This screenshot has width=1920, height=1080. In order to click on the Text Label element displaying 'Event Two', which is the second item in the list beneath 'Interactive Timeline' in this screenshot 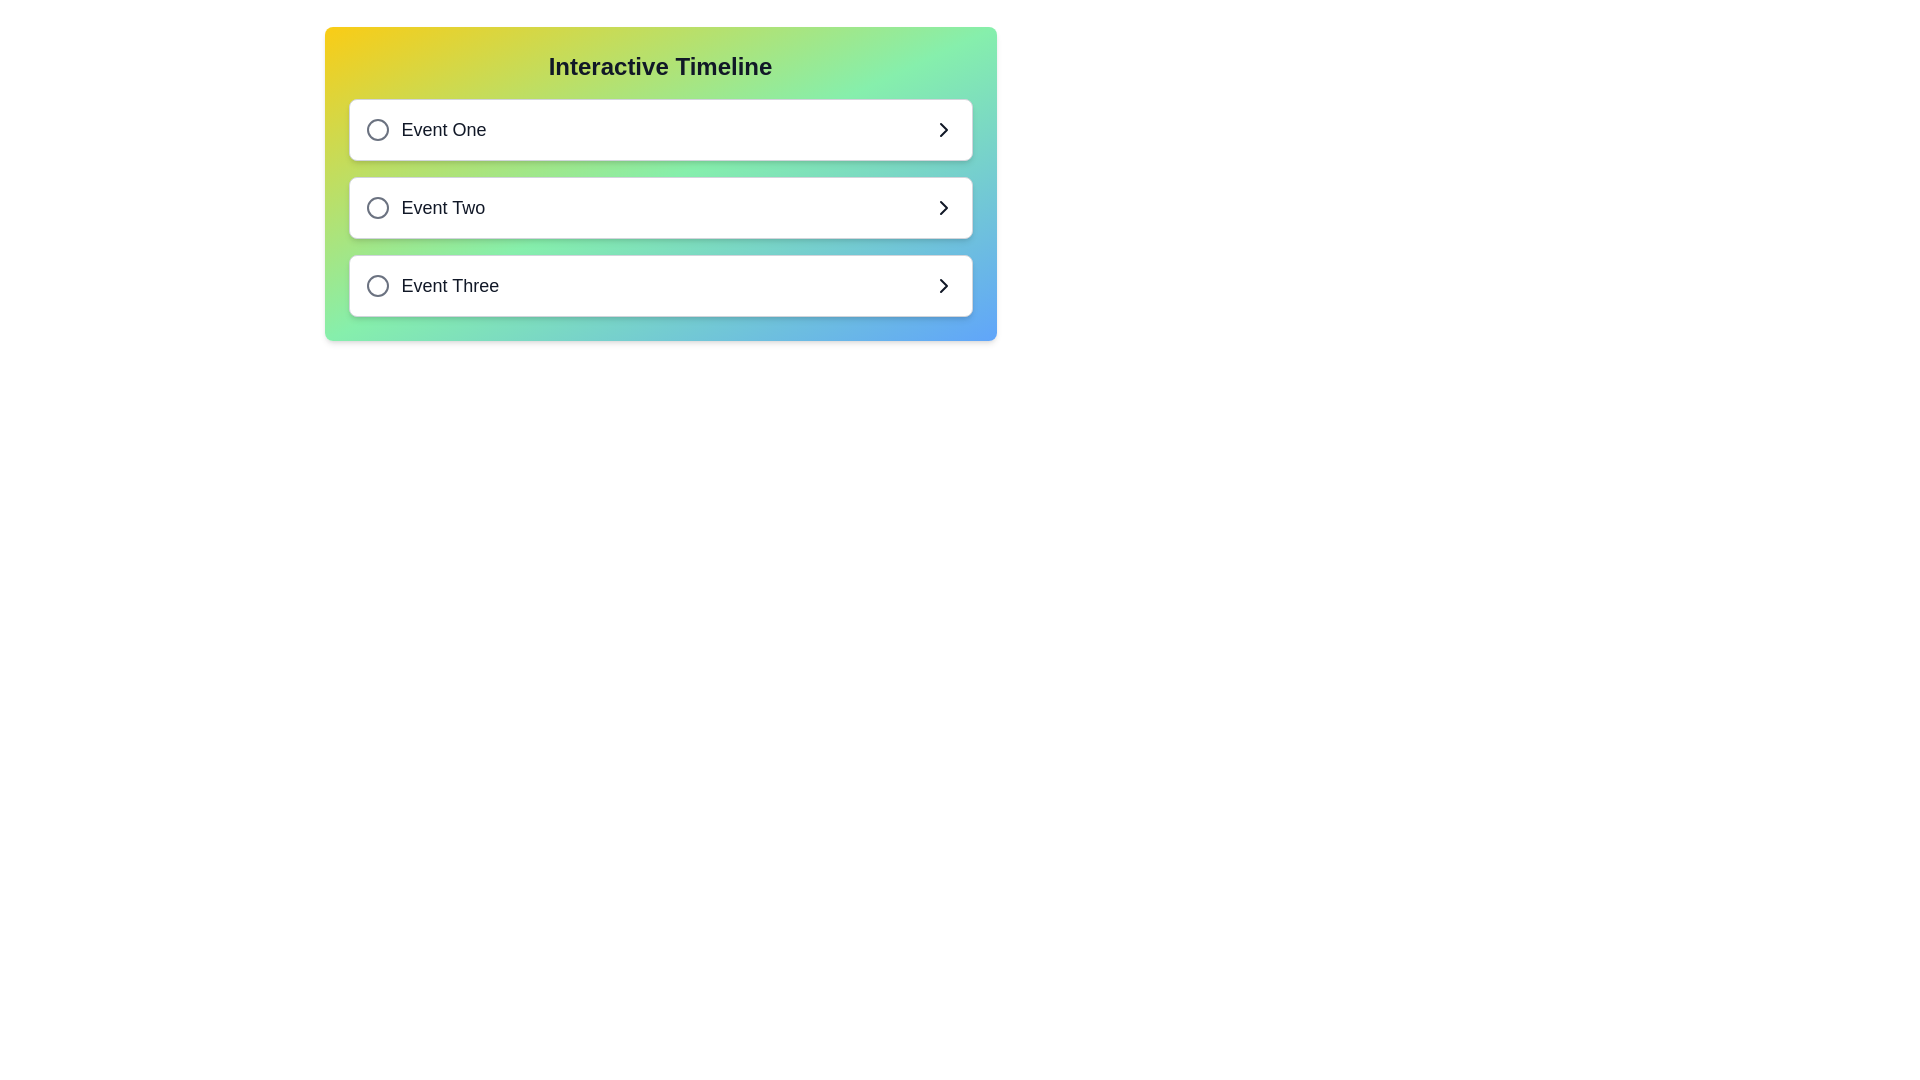, I will do `click(442, 208)`.